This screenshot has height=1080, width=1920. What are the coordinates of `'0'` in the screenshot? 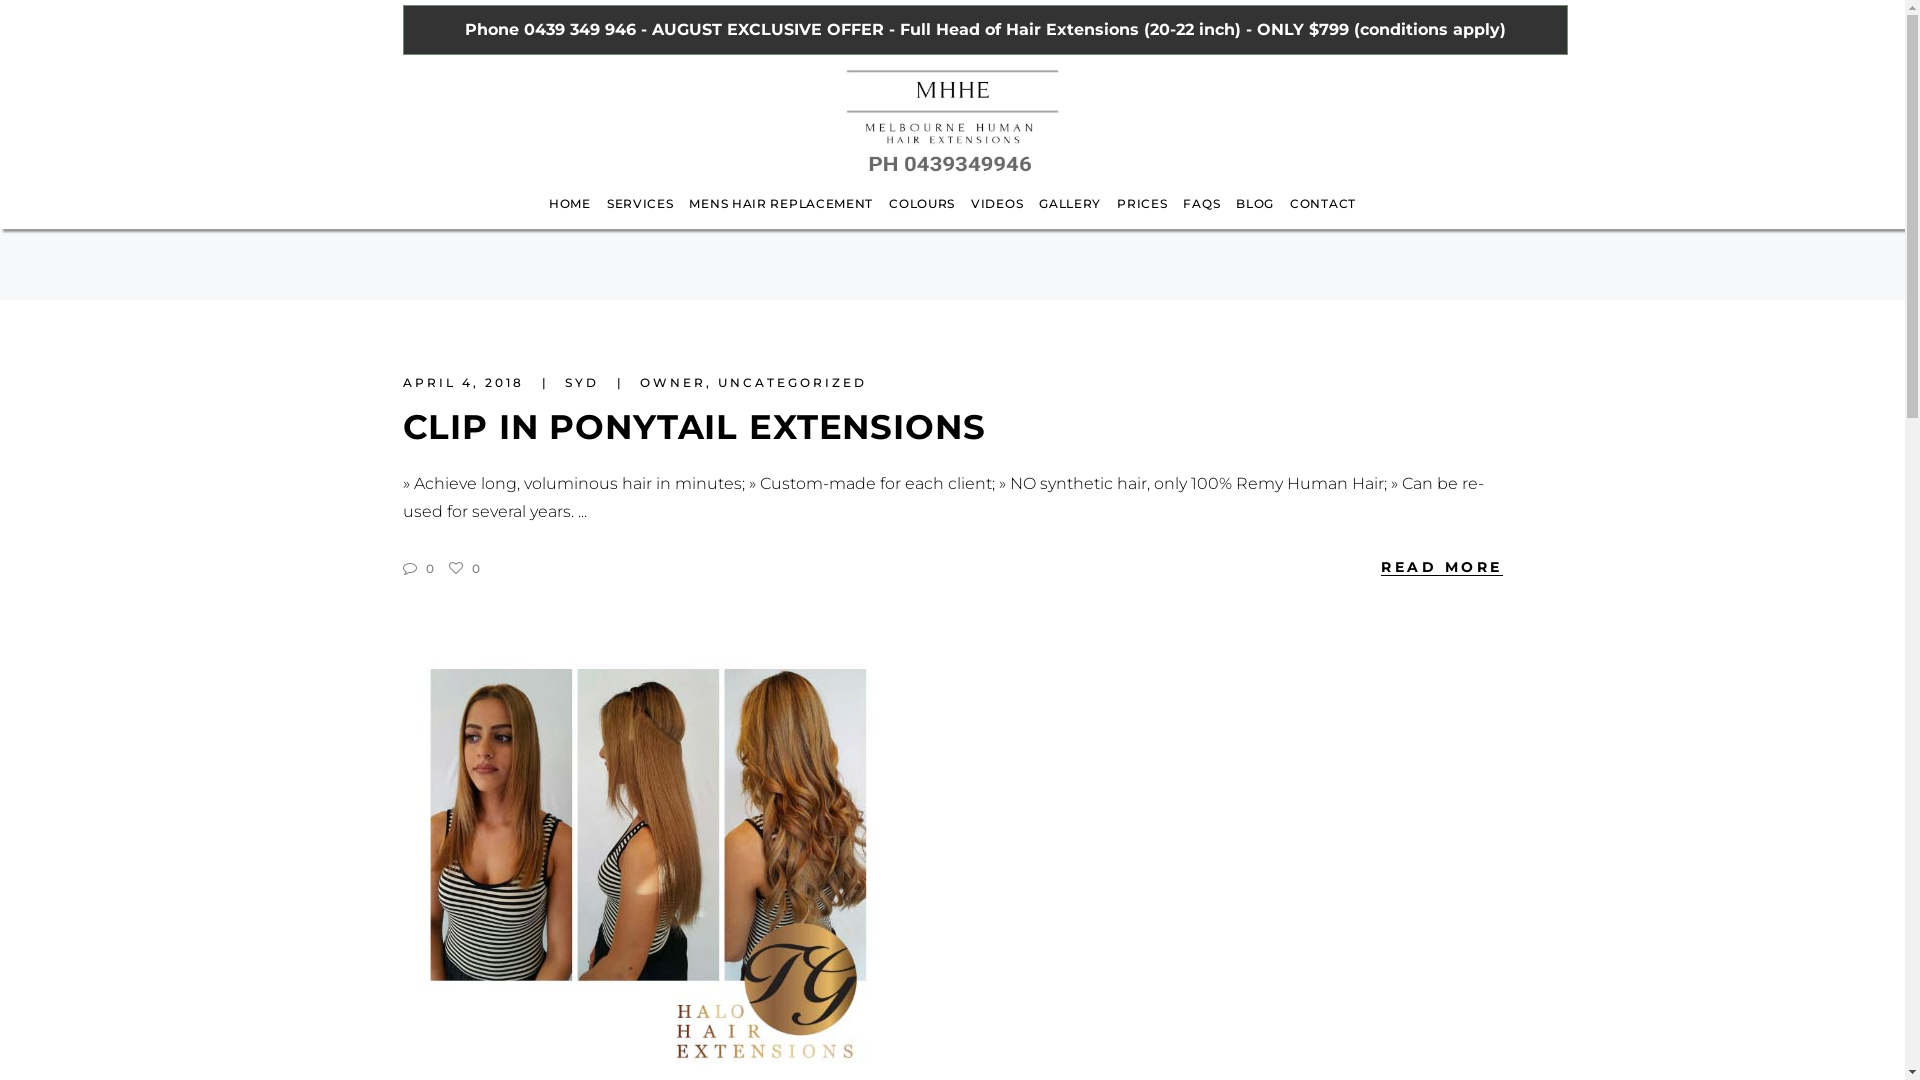 It's located at (401, 568).